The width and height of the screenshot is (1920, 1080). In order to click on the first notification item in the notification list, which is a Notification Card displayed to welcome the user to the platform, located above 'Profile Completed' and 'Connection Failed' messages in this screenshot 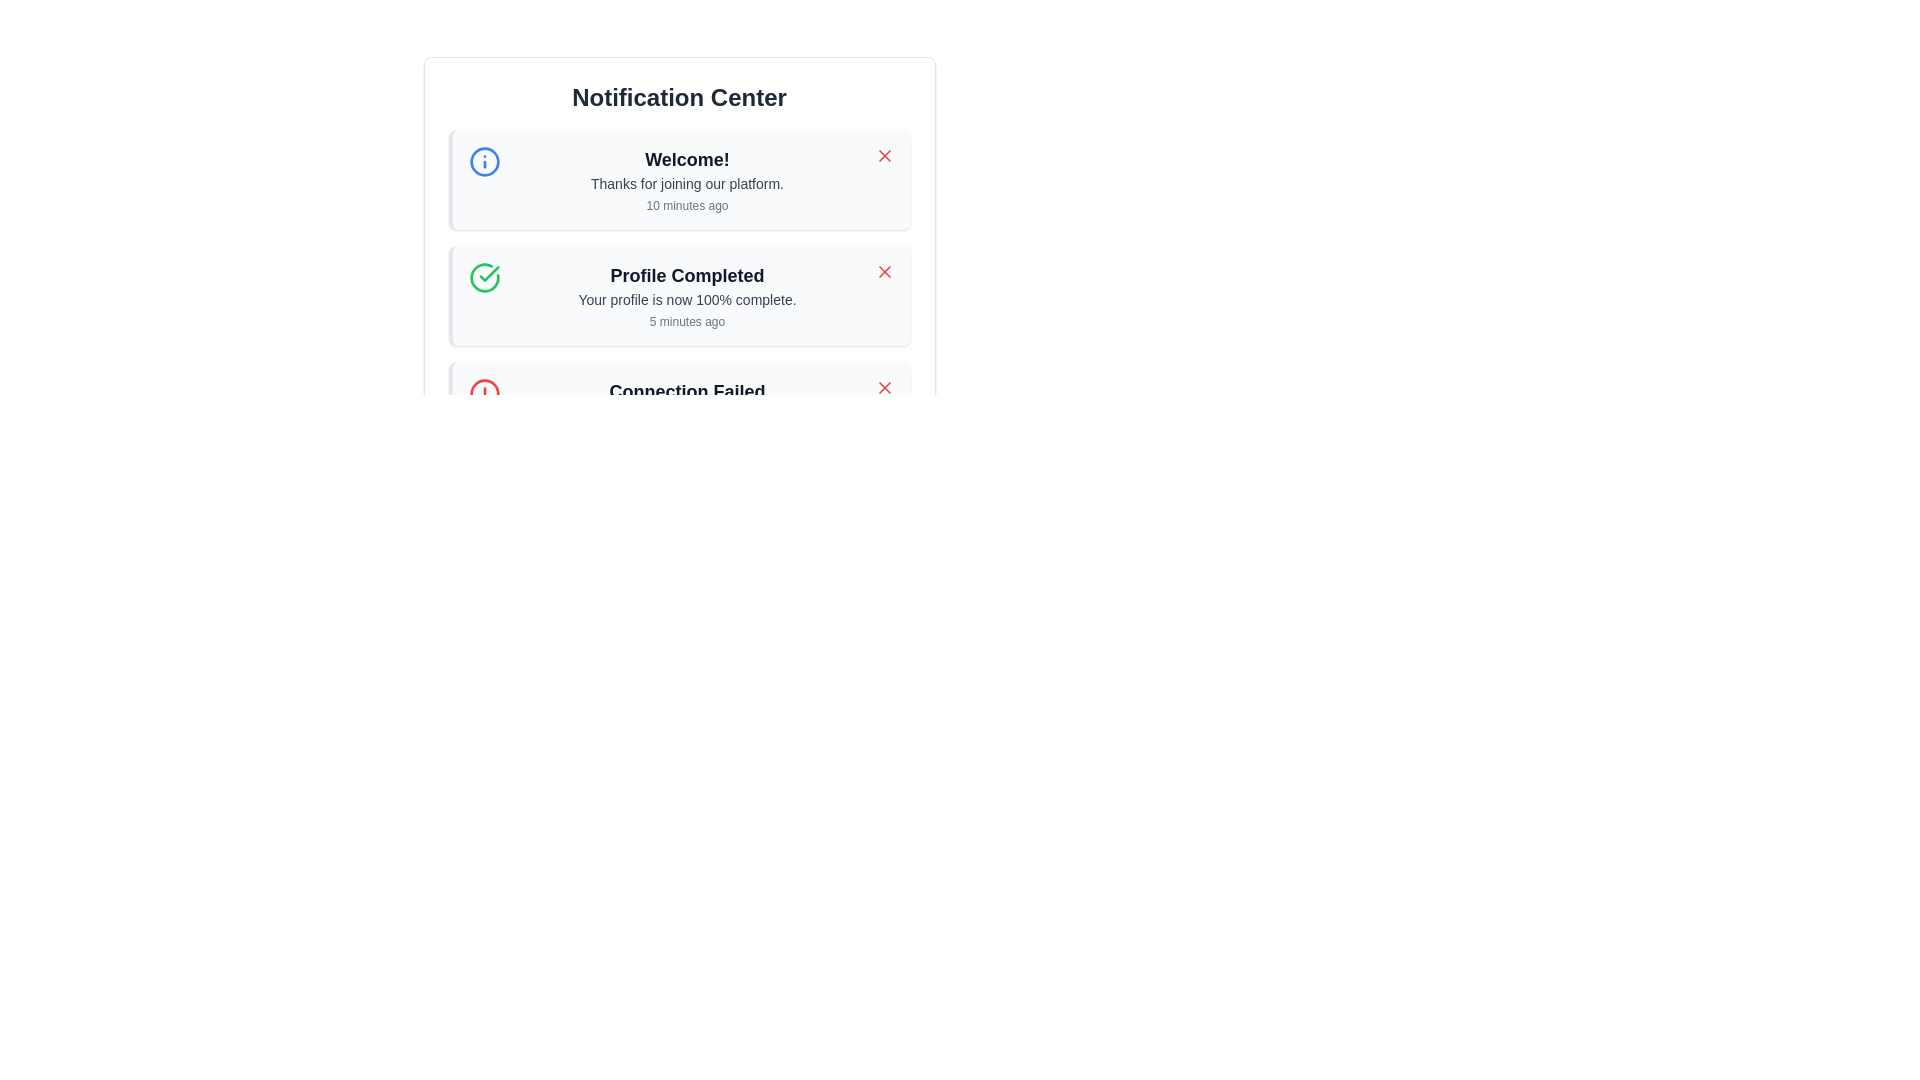, I will do `click(679, 180)`.